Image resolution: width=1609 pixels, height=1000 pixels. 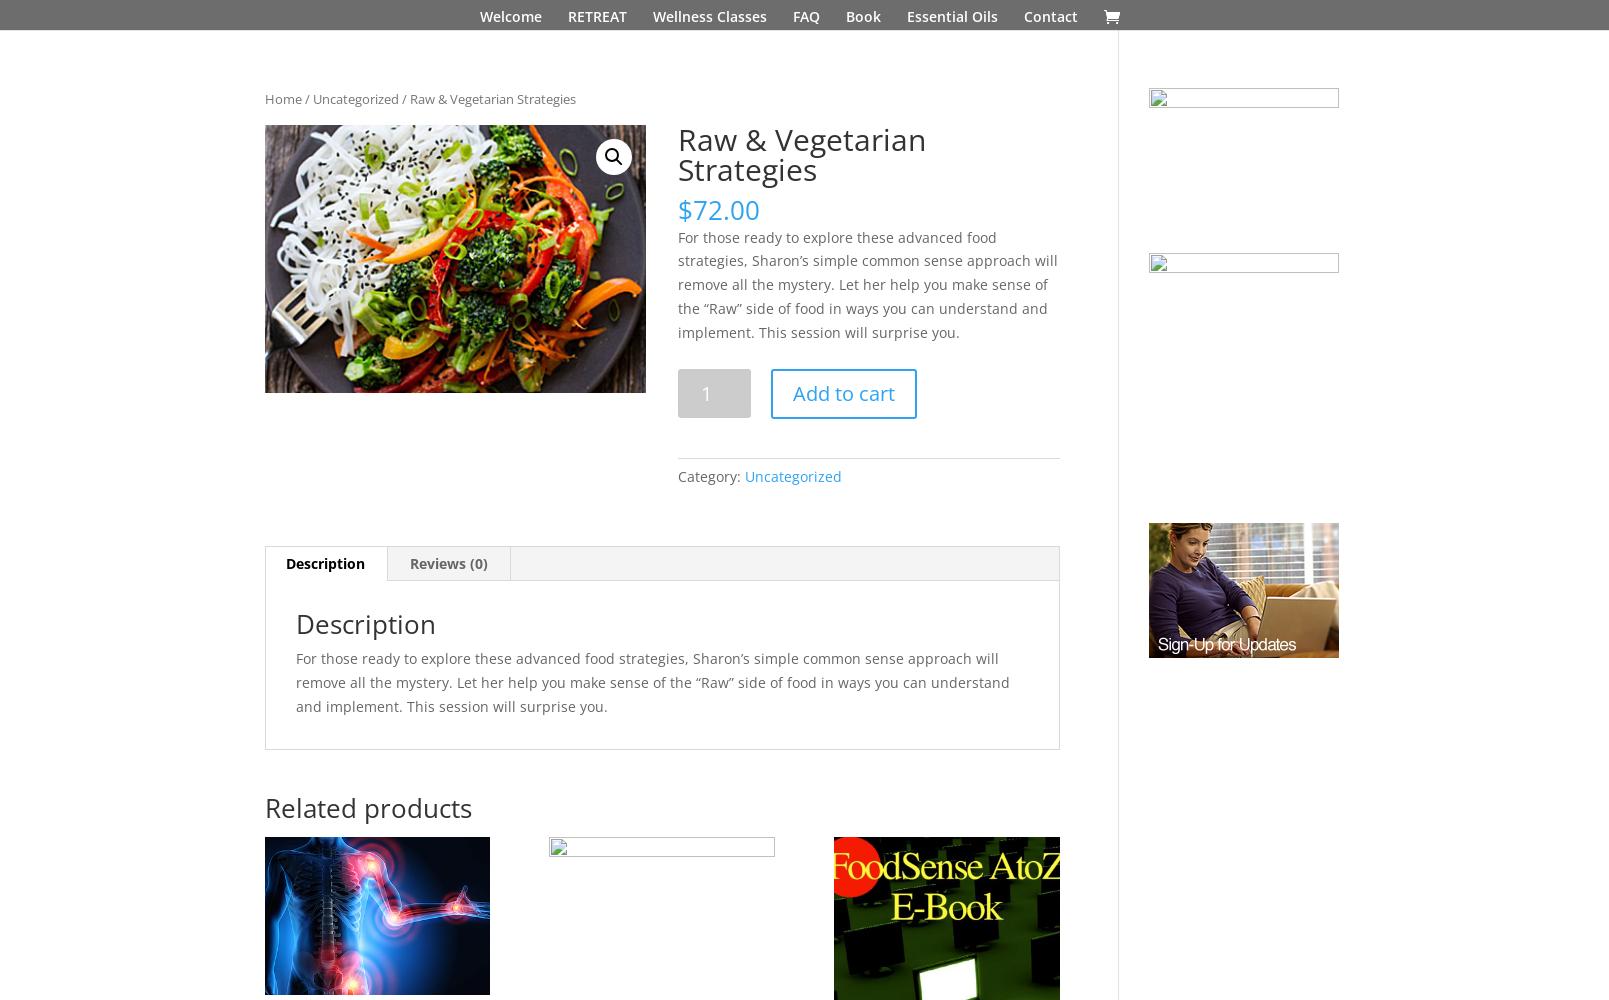 I want to click on 'Reviews (0)', so click(x=447, y=562).